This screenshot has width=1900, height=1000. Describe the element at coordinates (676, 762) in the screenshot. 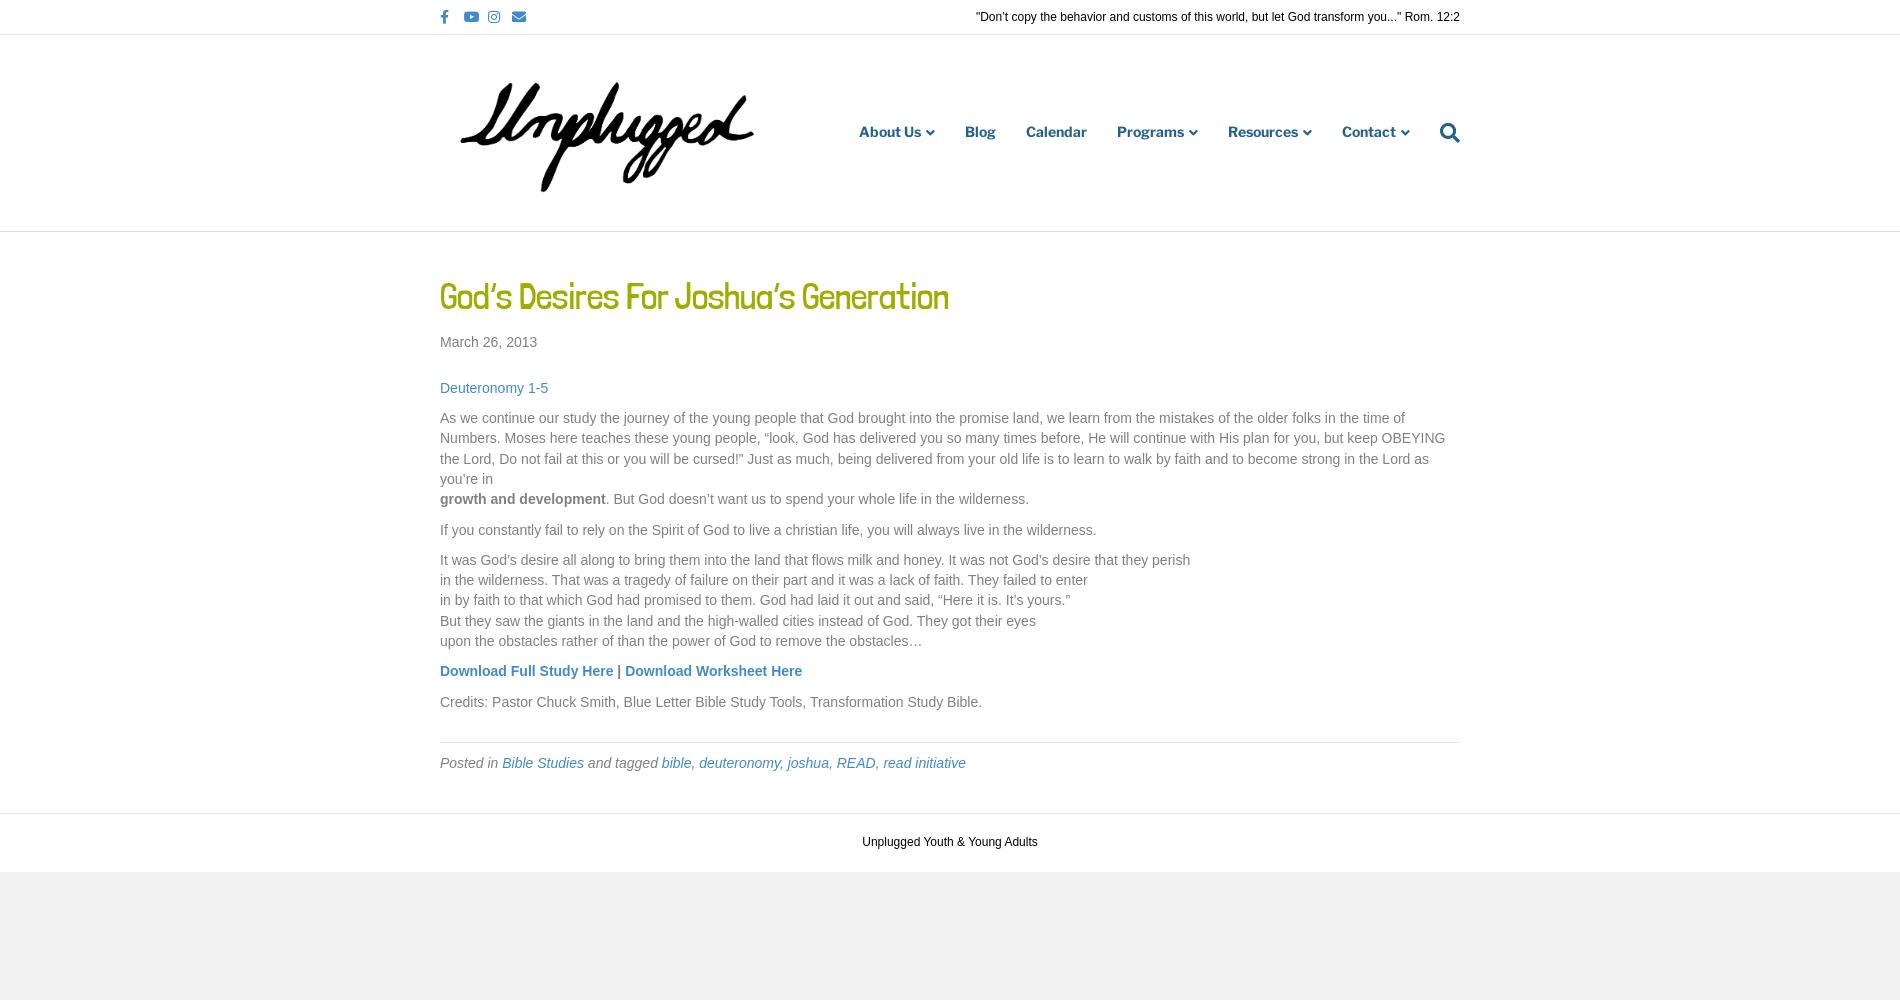

I see `'bible'` at that location.